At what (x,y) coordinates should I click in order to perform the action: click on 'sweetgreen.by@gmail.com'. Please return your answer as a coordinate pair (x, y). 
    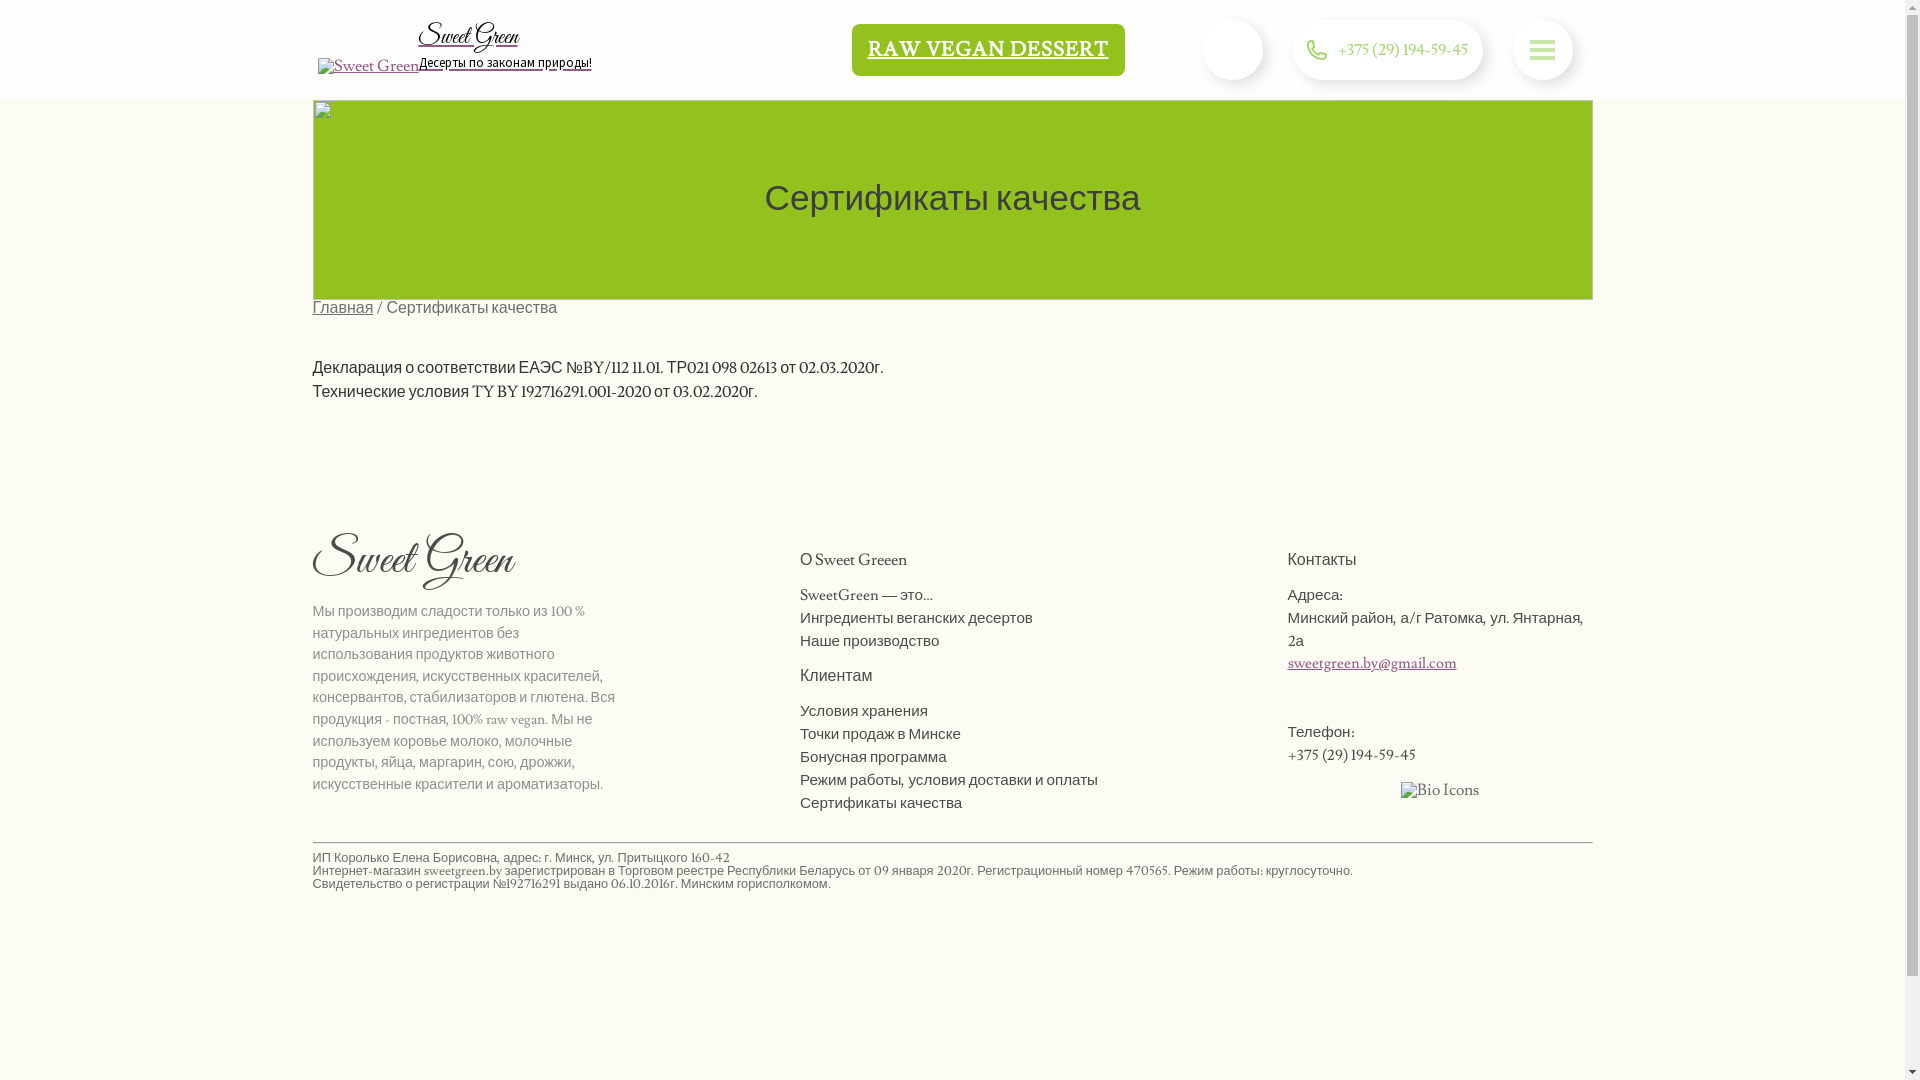
    Looking at the image, I should click on (1371, 663).